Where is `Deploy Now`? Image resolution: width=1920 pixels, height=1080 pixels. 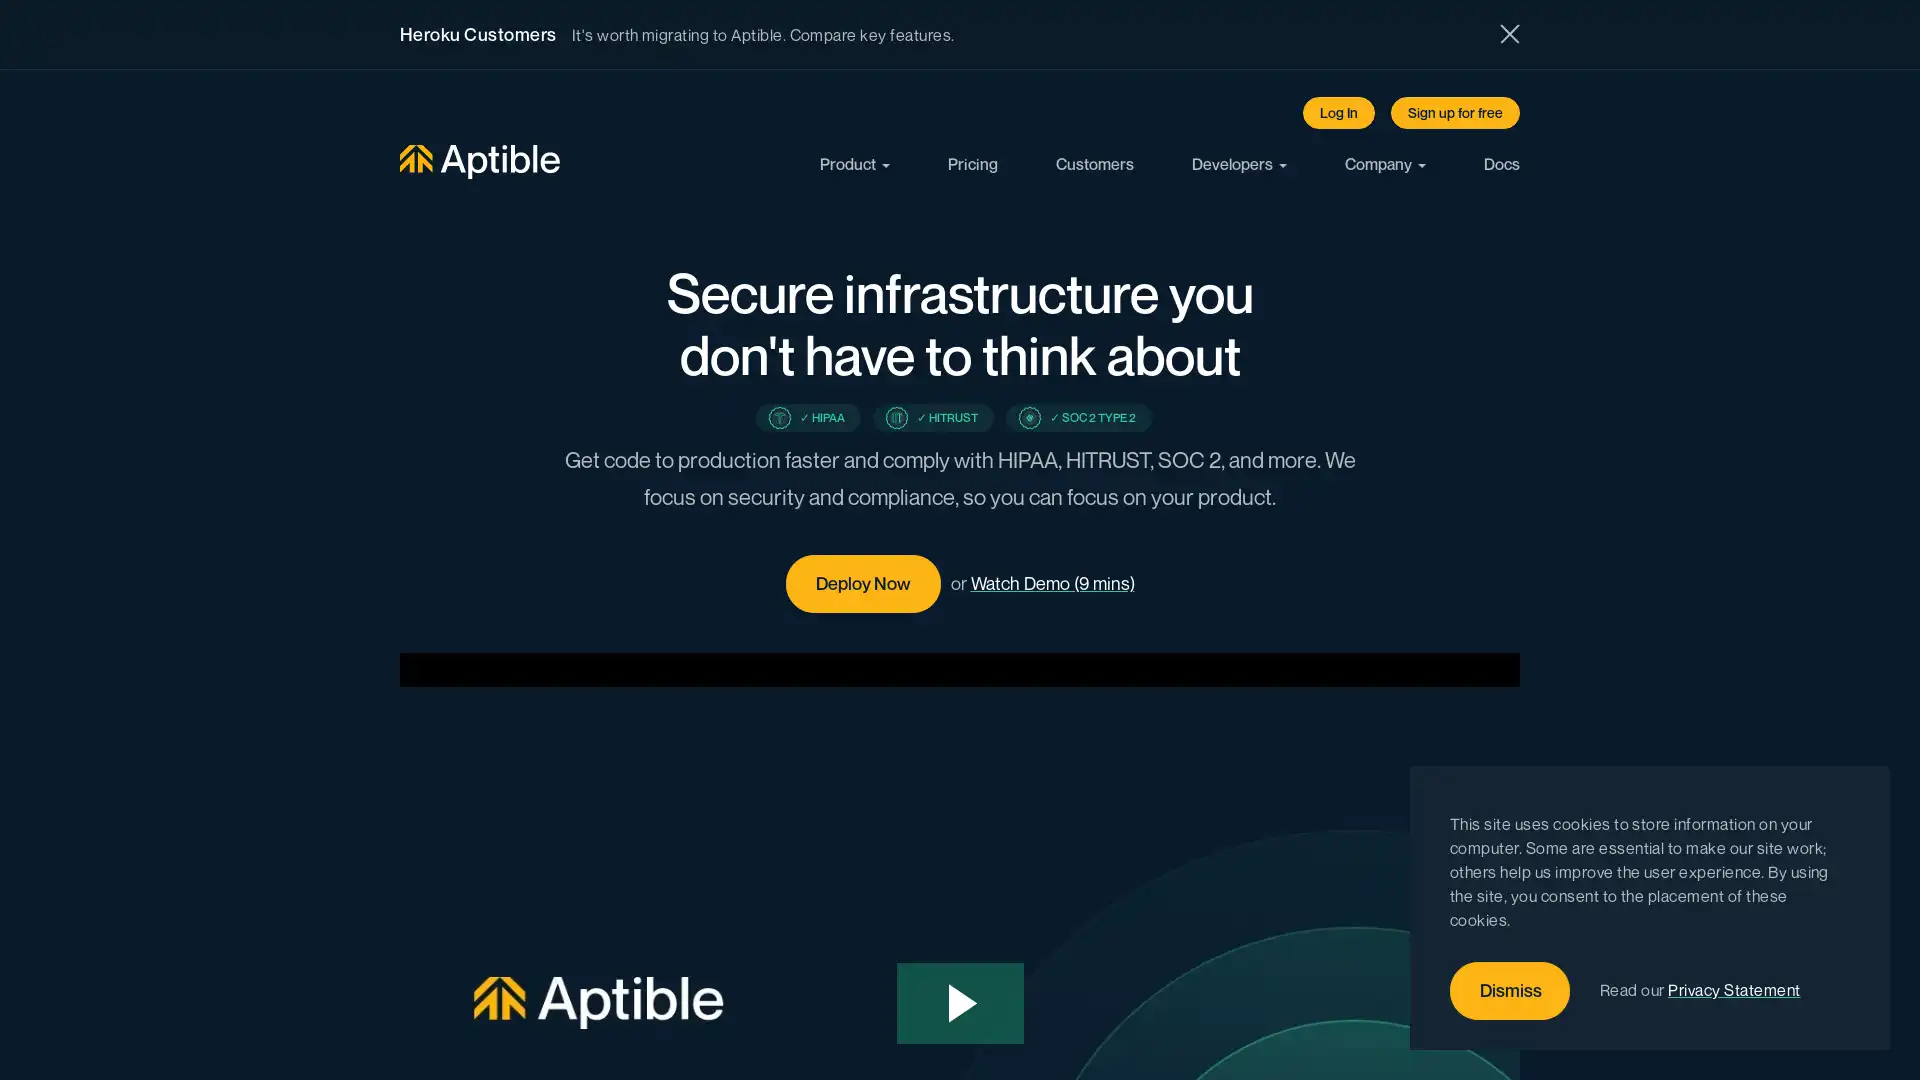
Deploy Now is located at coordinates (862, 583).